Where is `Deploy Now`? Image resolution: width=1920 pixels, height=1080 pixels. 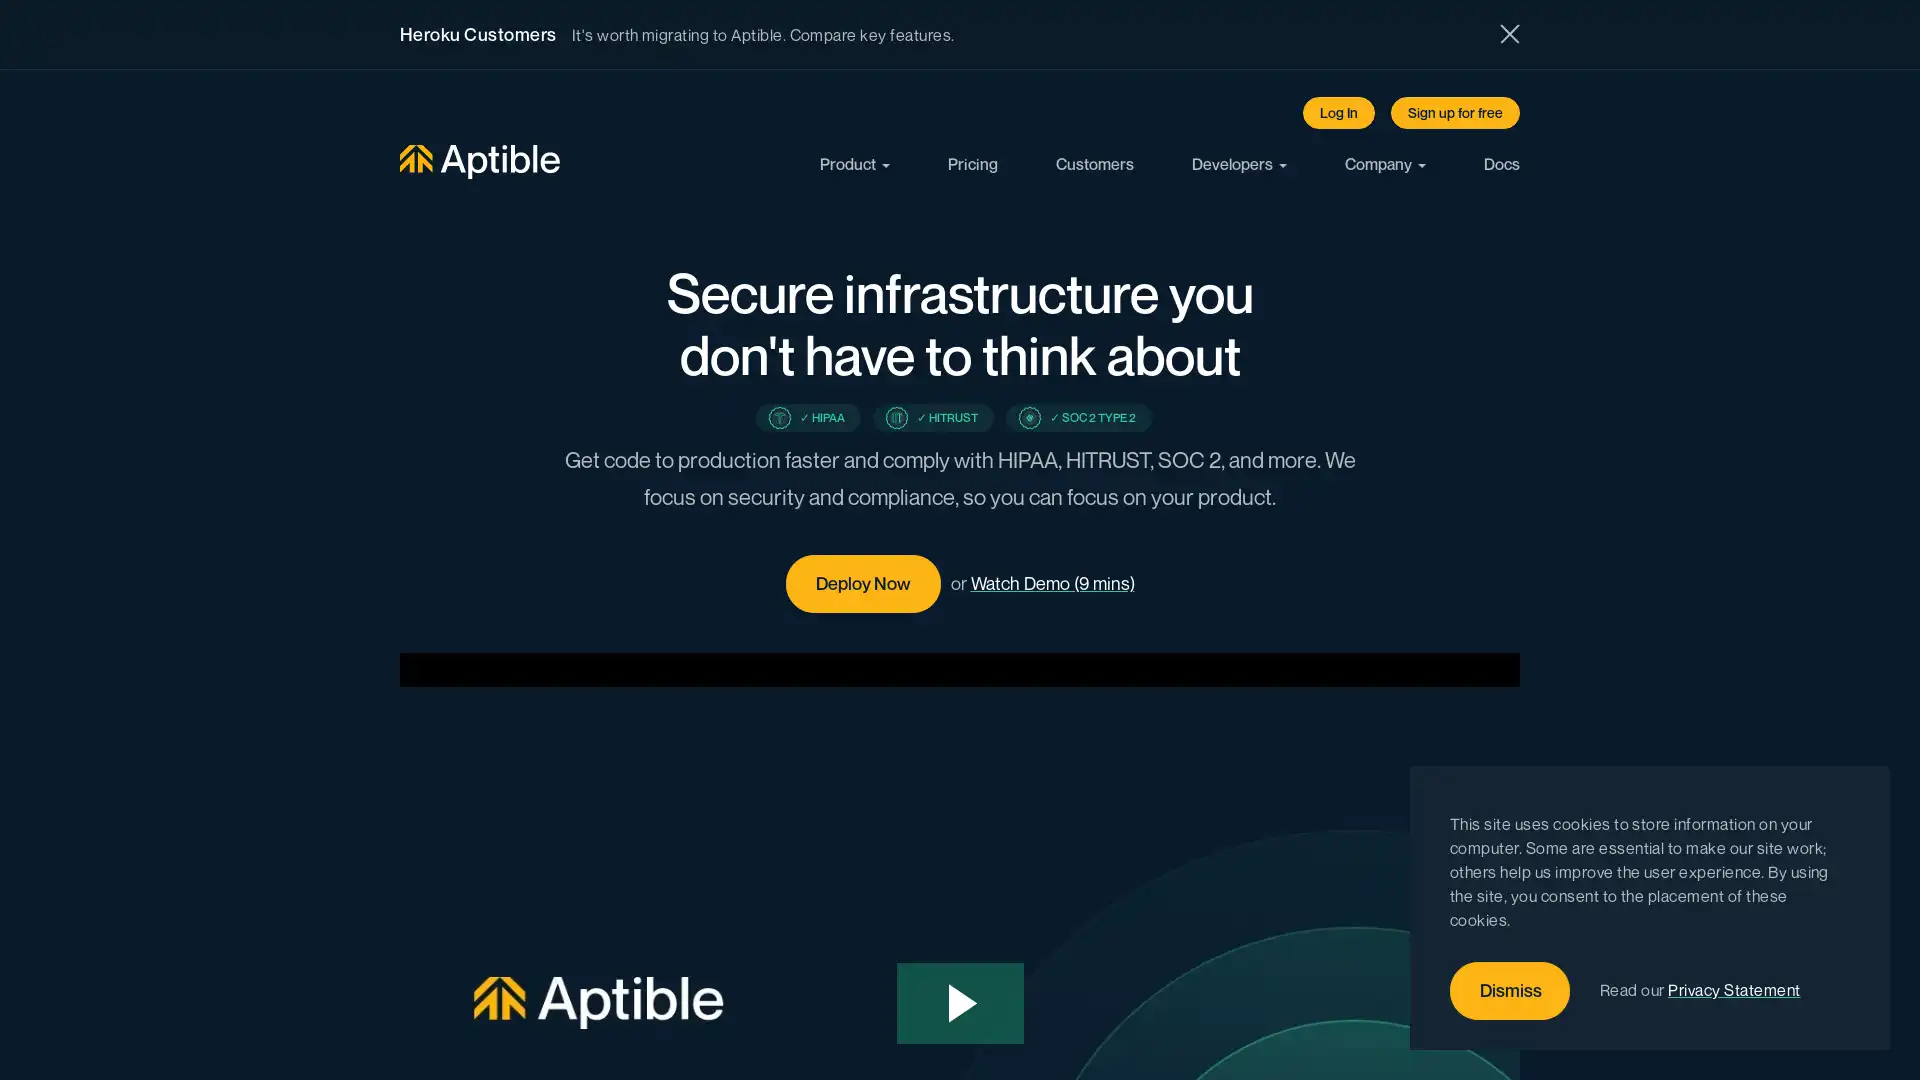
Deploy Now is located at coordinates (862, 583).